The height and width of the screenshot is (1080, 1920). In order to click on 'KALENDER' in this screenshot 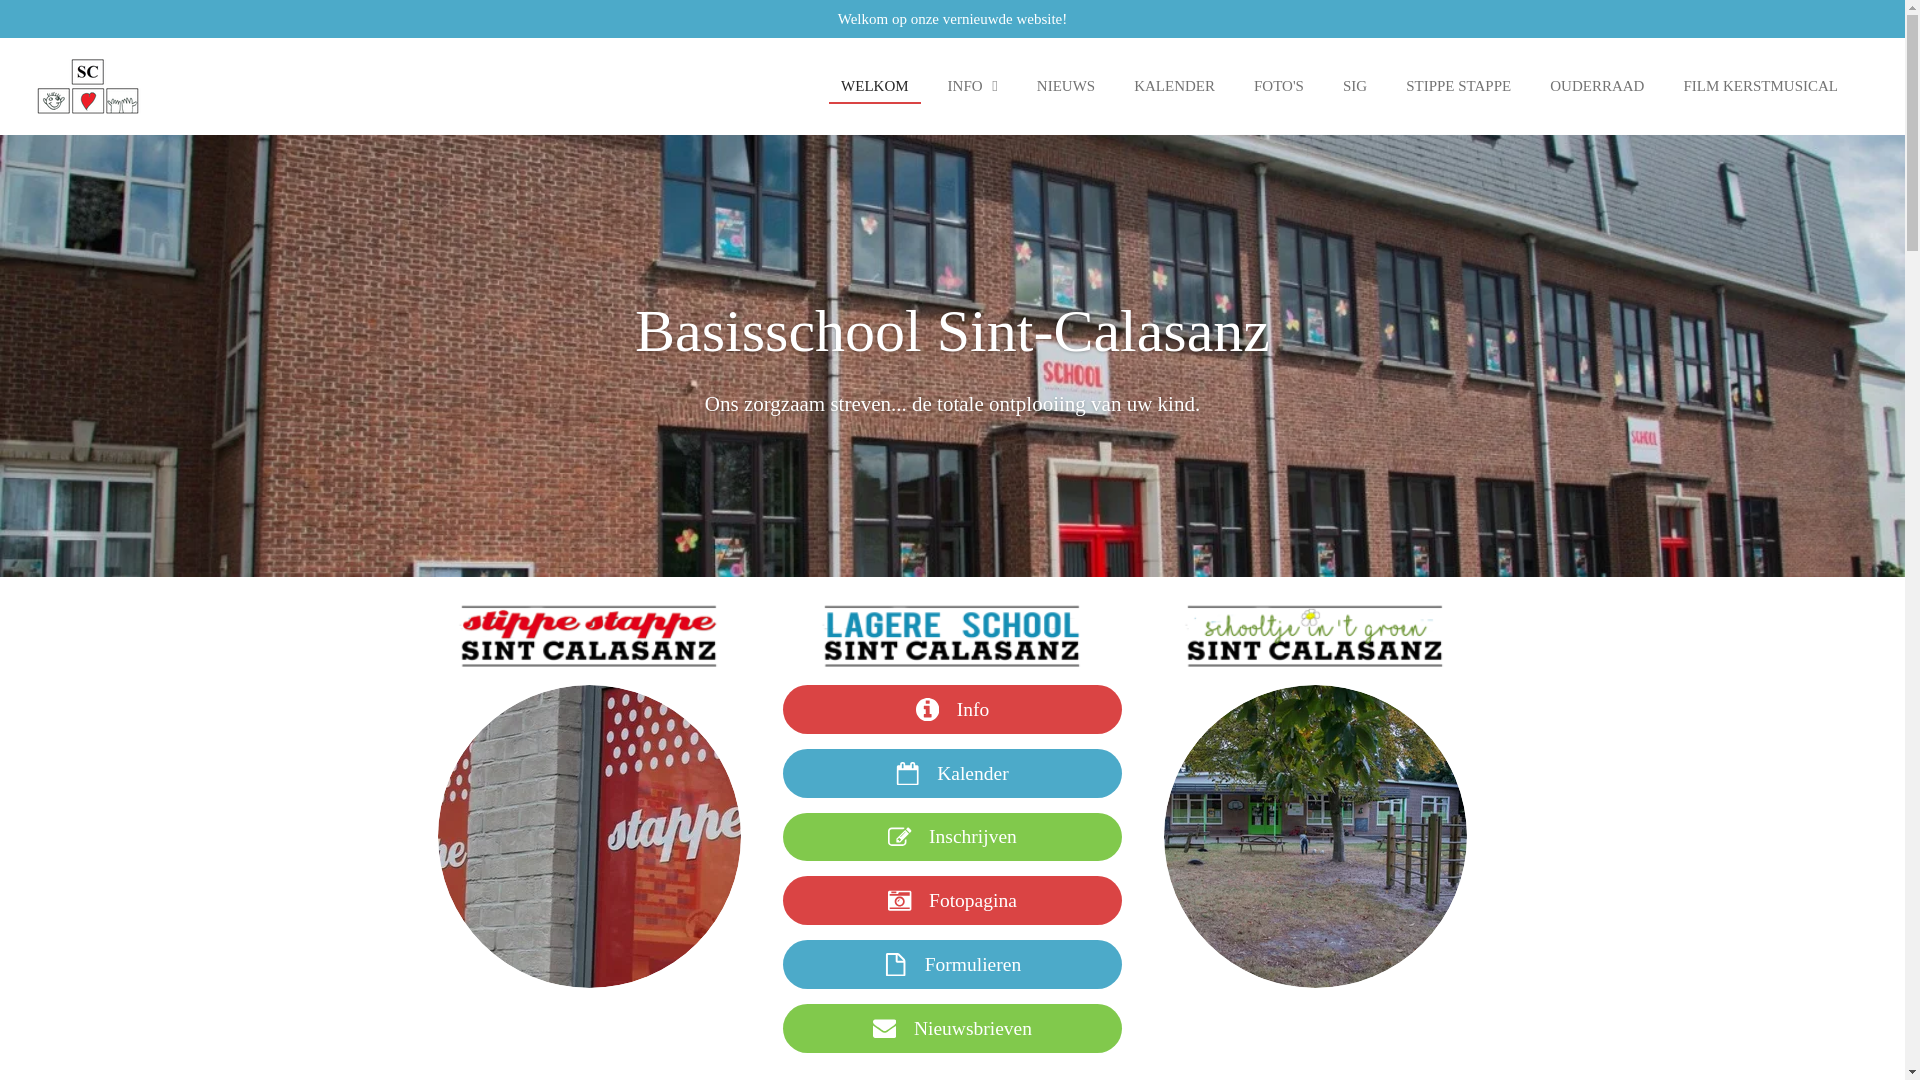, I will do `click(1122, 85)`.